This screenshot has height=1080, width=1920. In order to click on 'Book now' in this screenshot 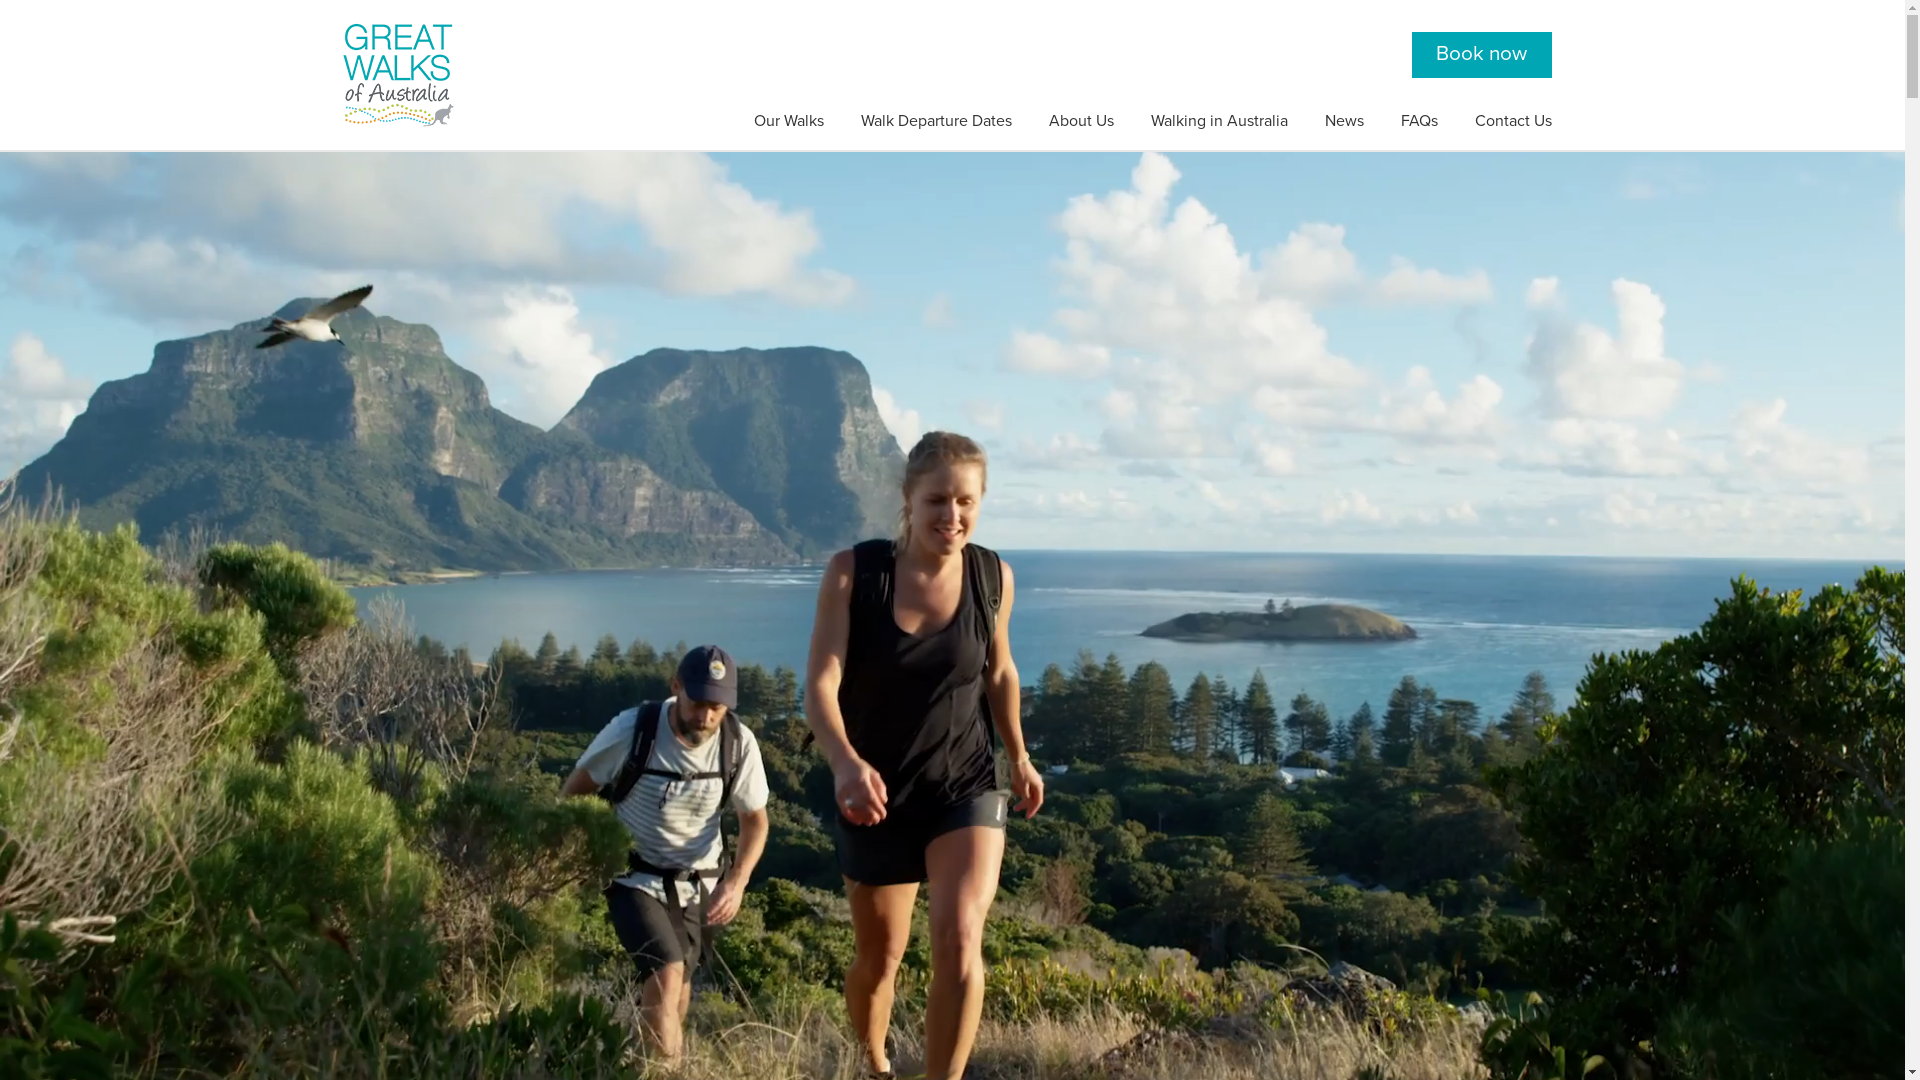, I will do `click(1482, 53)`.